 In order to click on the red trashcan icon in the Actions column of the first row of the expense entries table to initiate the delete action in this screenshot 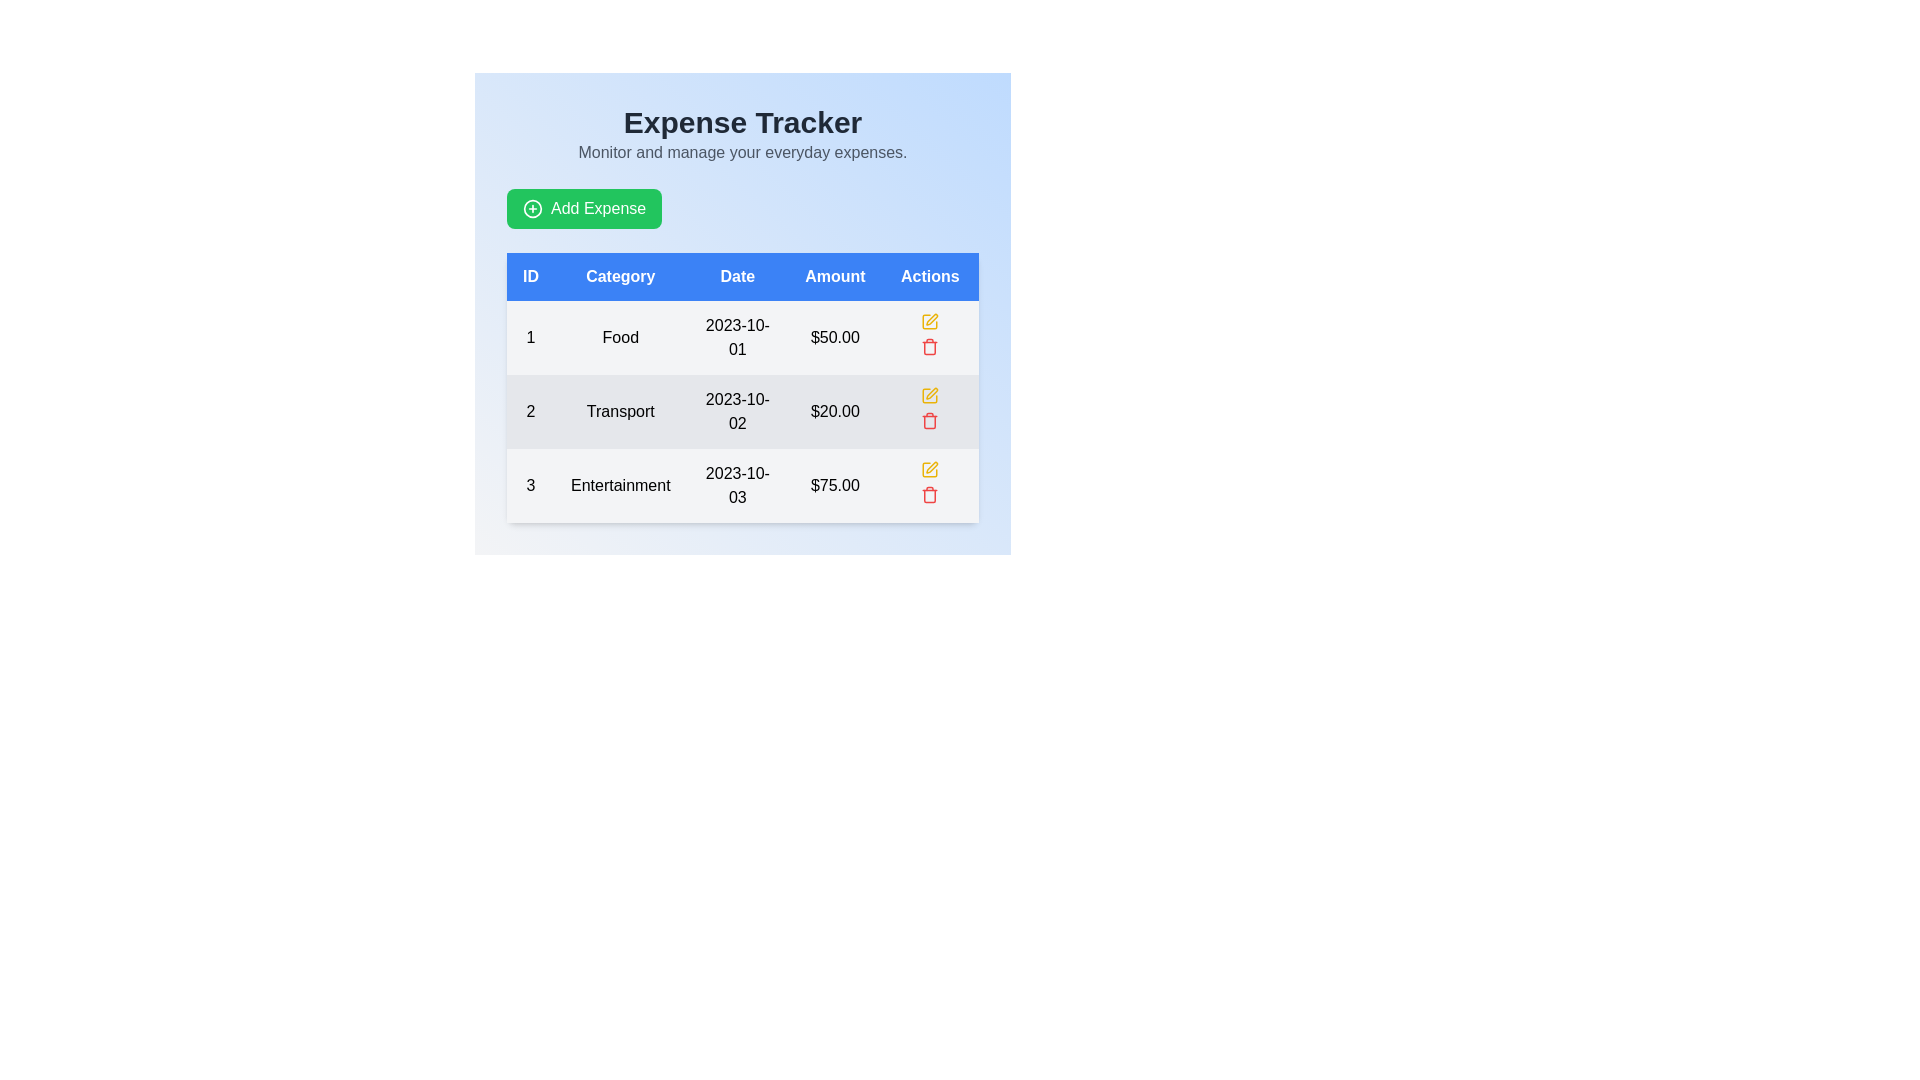, I will do `click(929, 346)`.